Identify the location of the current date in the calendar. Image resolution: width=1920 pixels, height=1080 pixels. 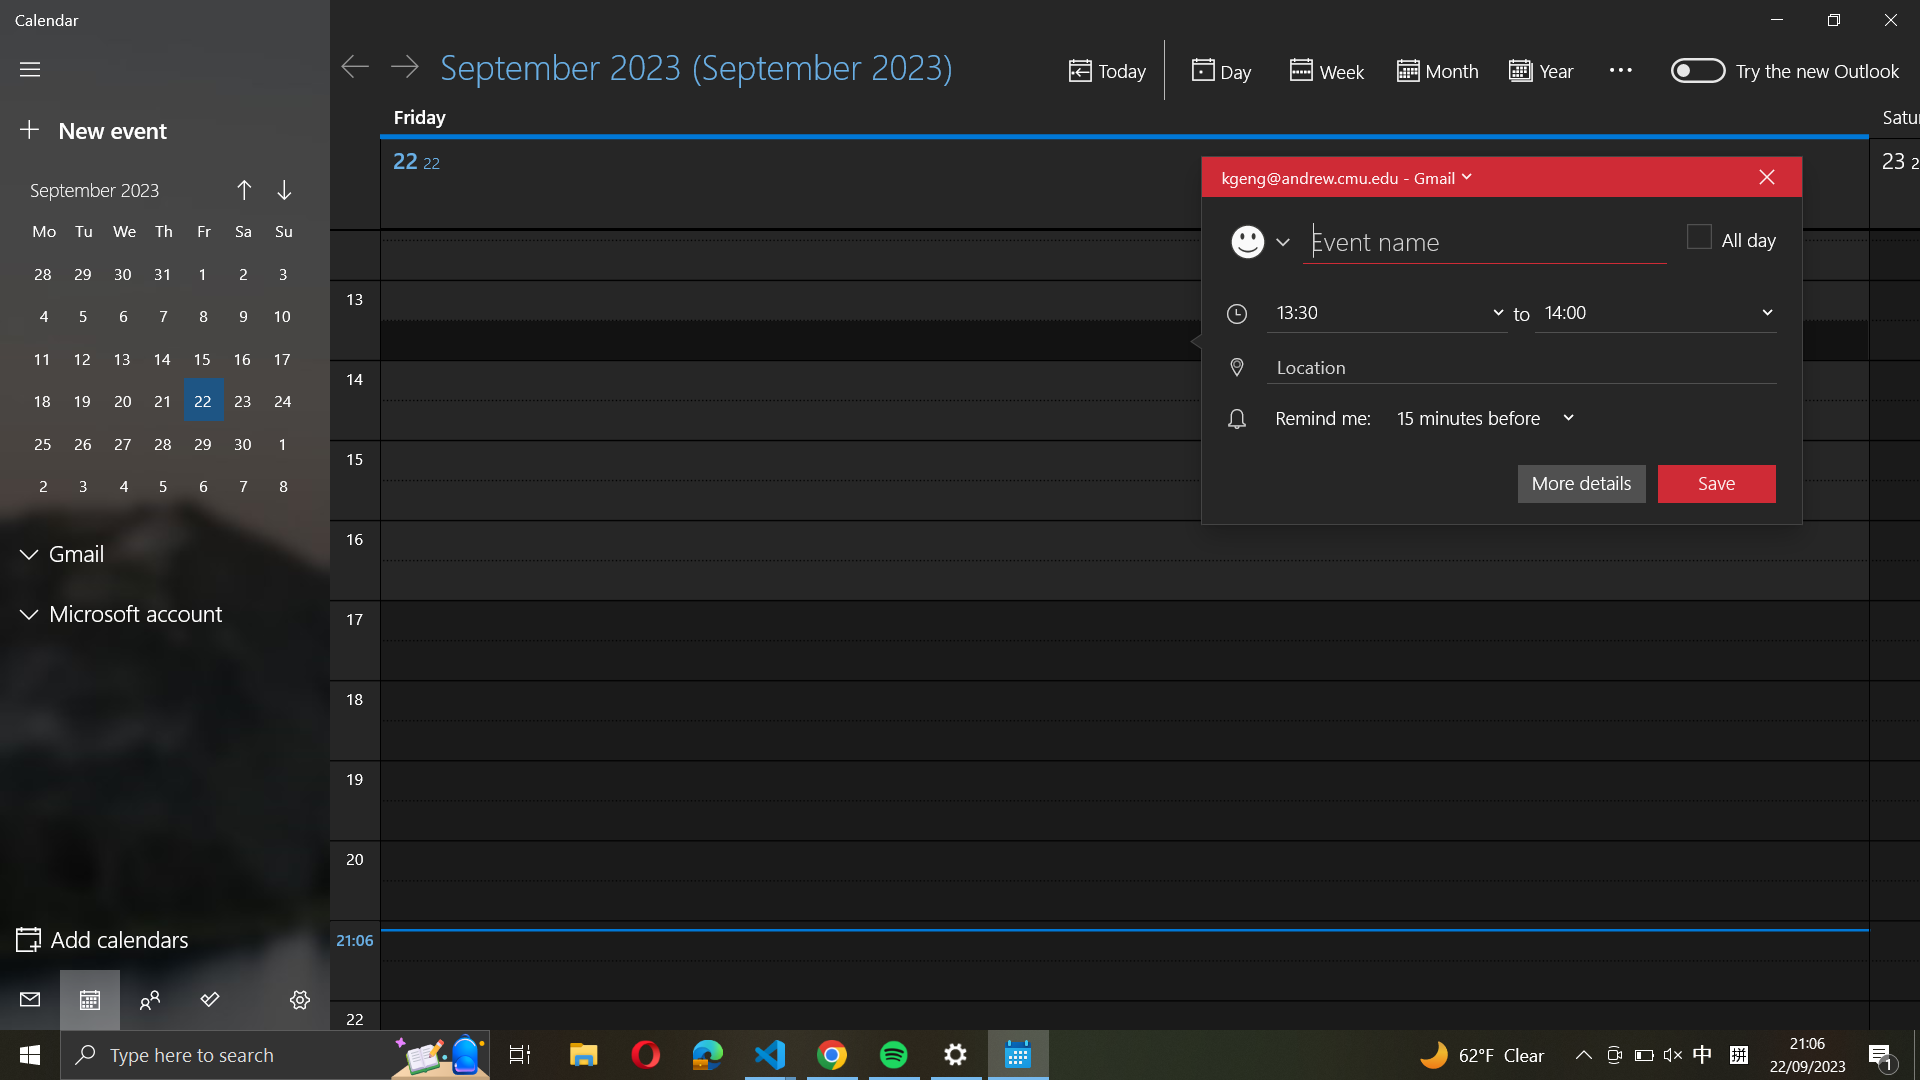
(1105, 71).